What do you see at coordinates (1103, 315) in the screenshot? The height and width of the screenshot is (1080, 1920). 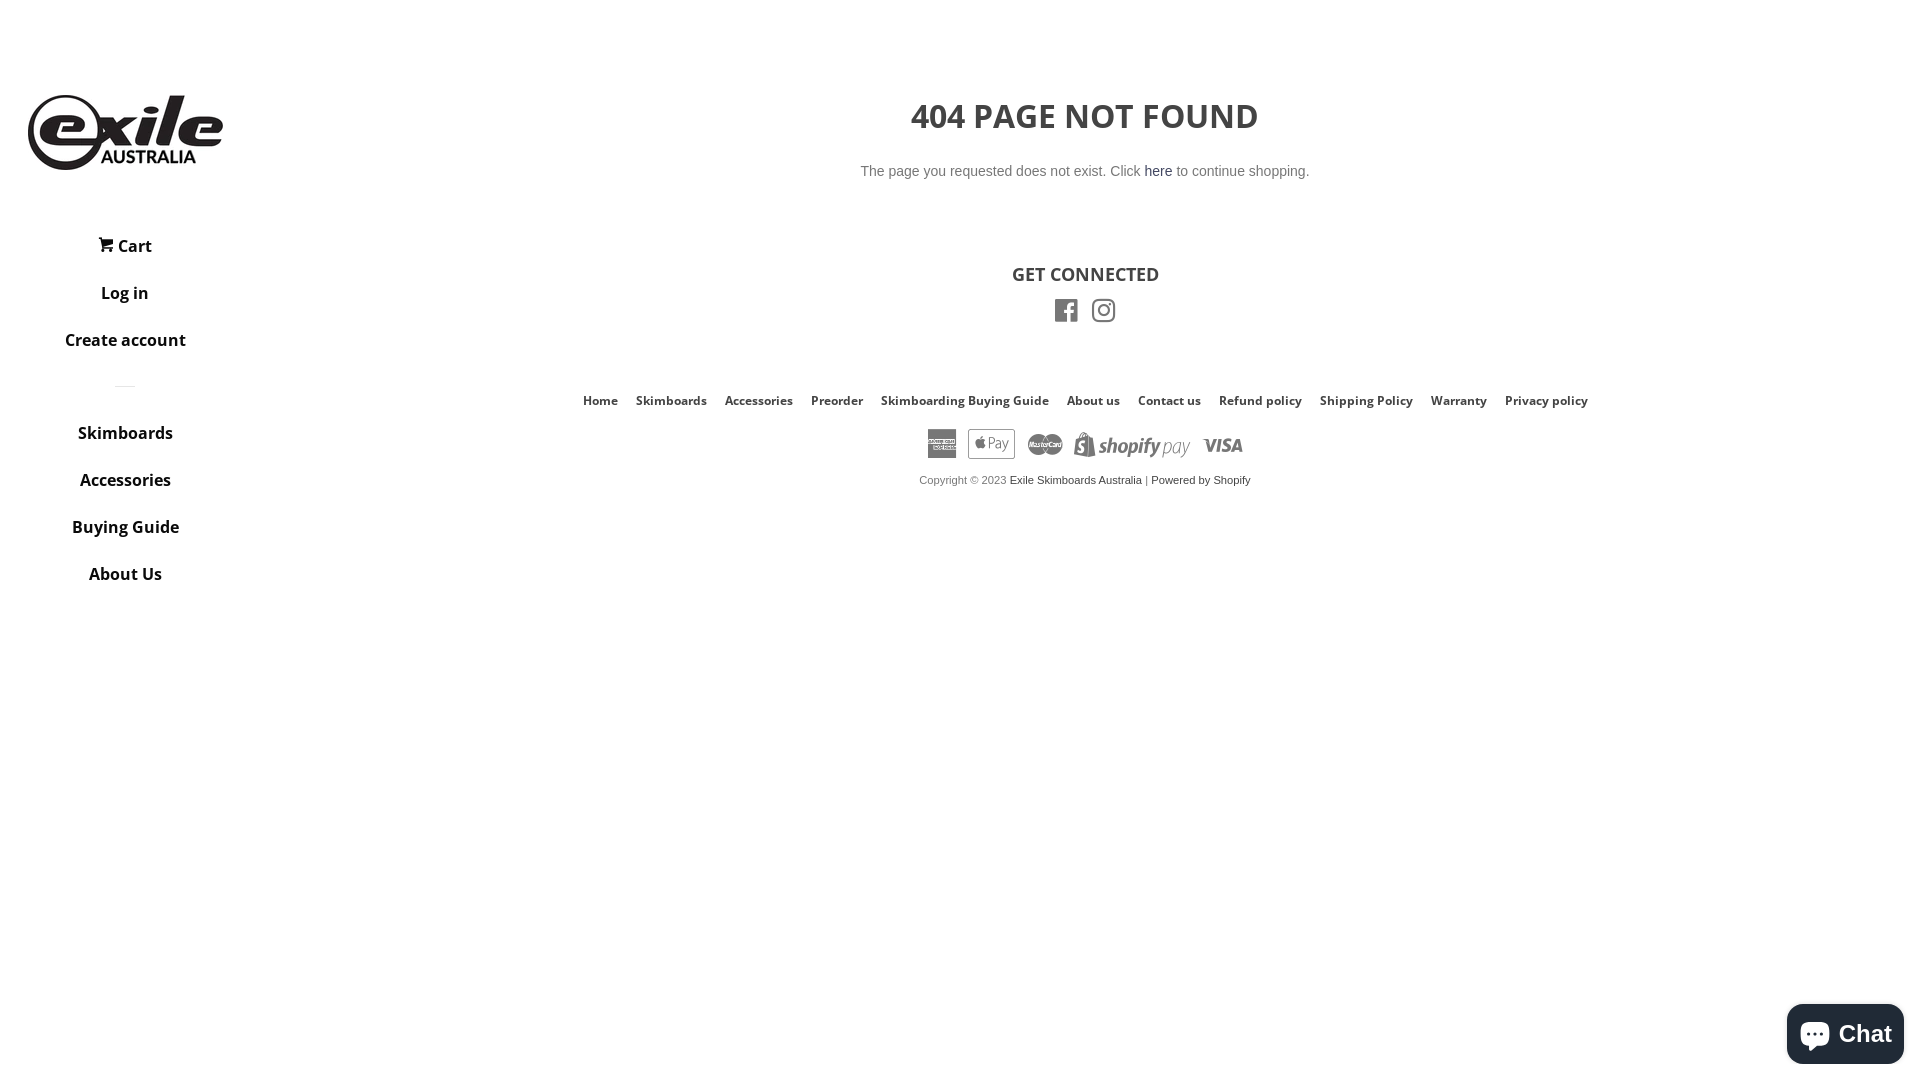 I see `'Instagram'` at bounding box center [1103, 315].